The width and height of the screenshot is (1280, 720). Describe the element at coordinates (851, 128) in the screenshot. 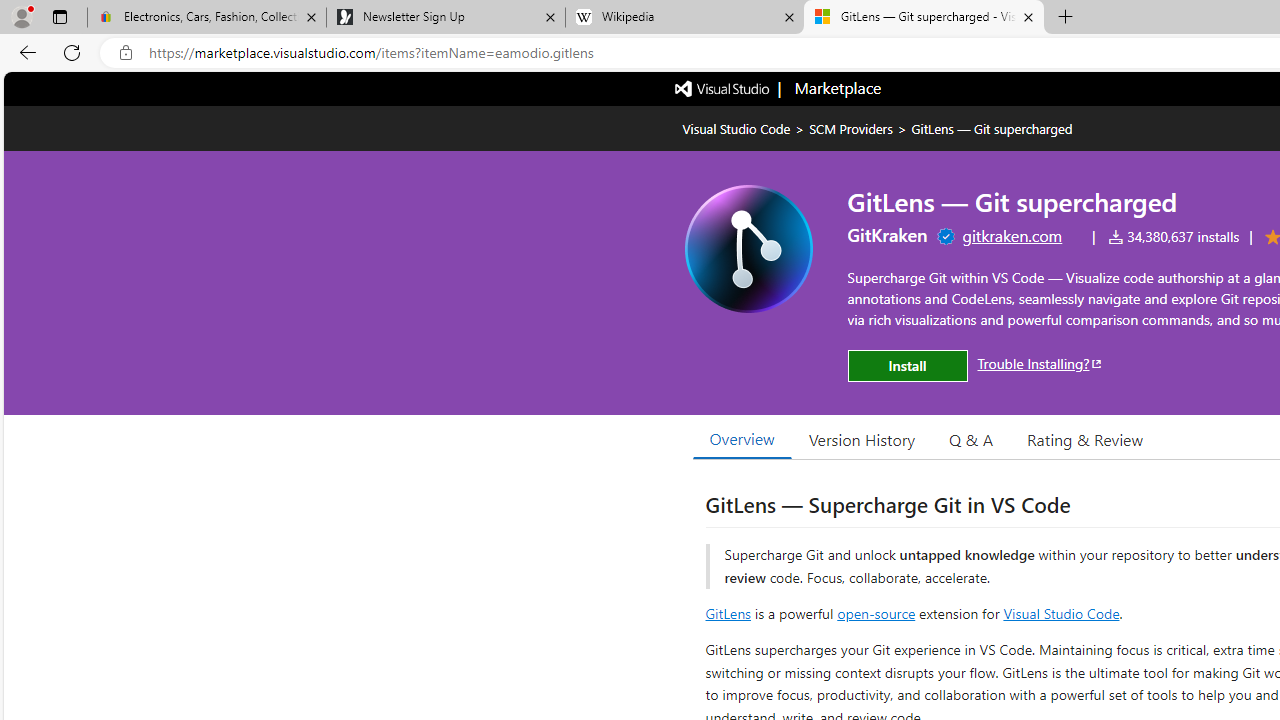

I see `'SCM Providers'` at that location.